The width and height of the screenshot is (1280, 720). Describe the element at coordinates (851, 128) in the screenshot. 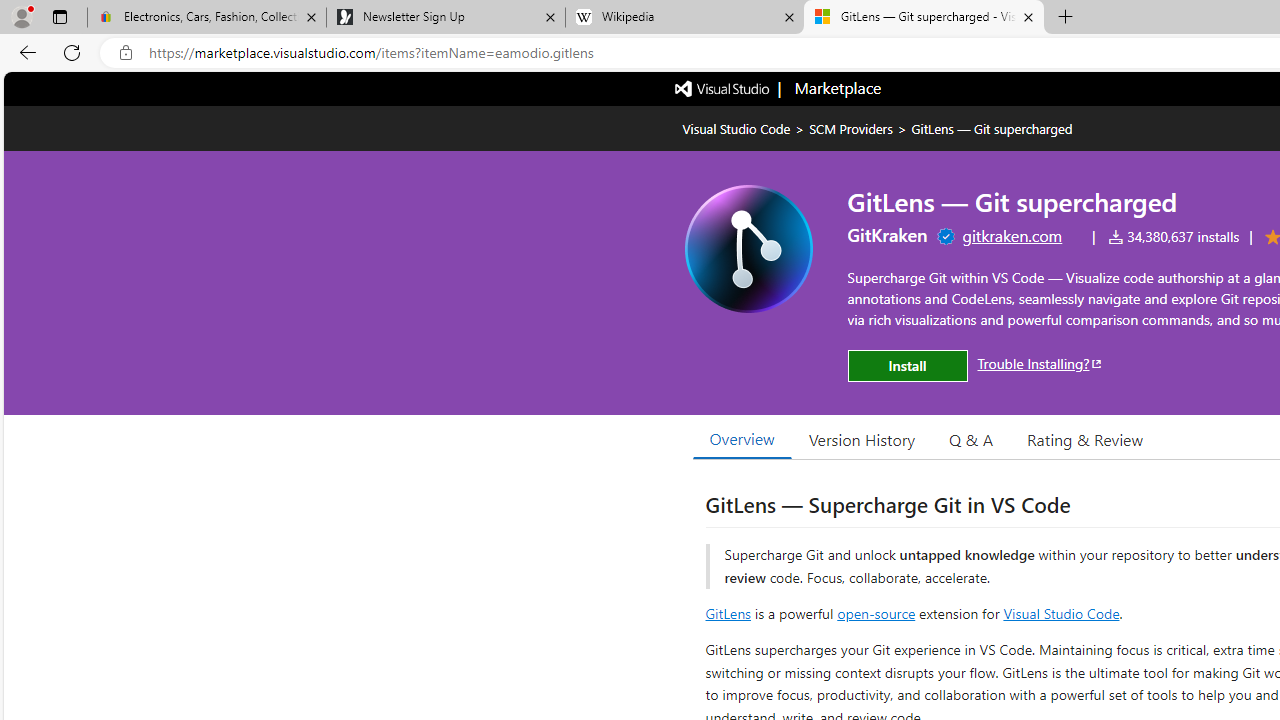

I see `'SCM Providers'` at that location.